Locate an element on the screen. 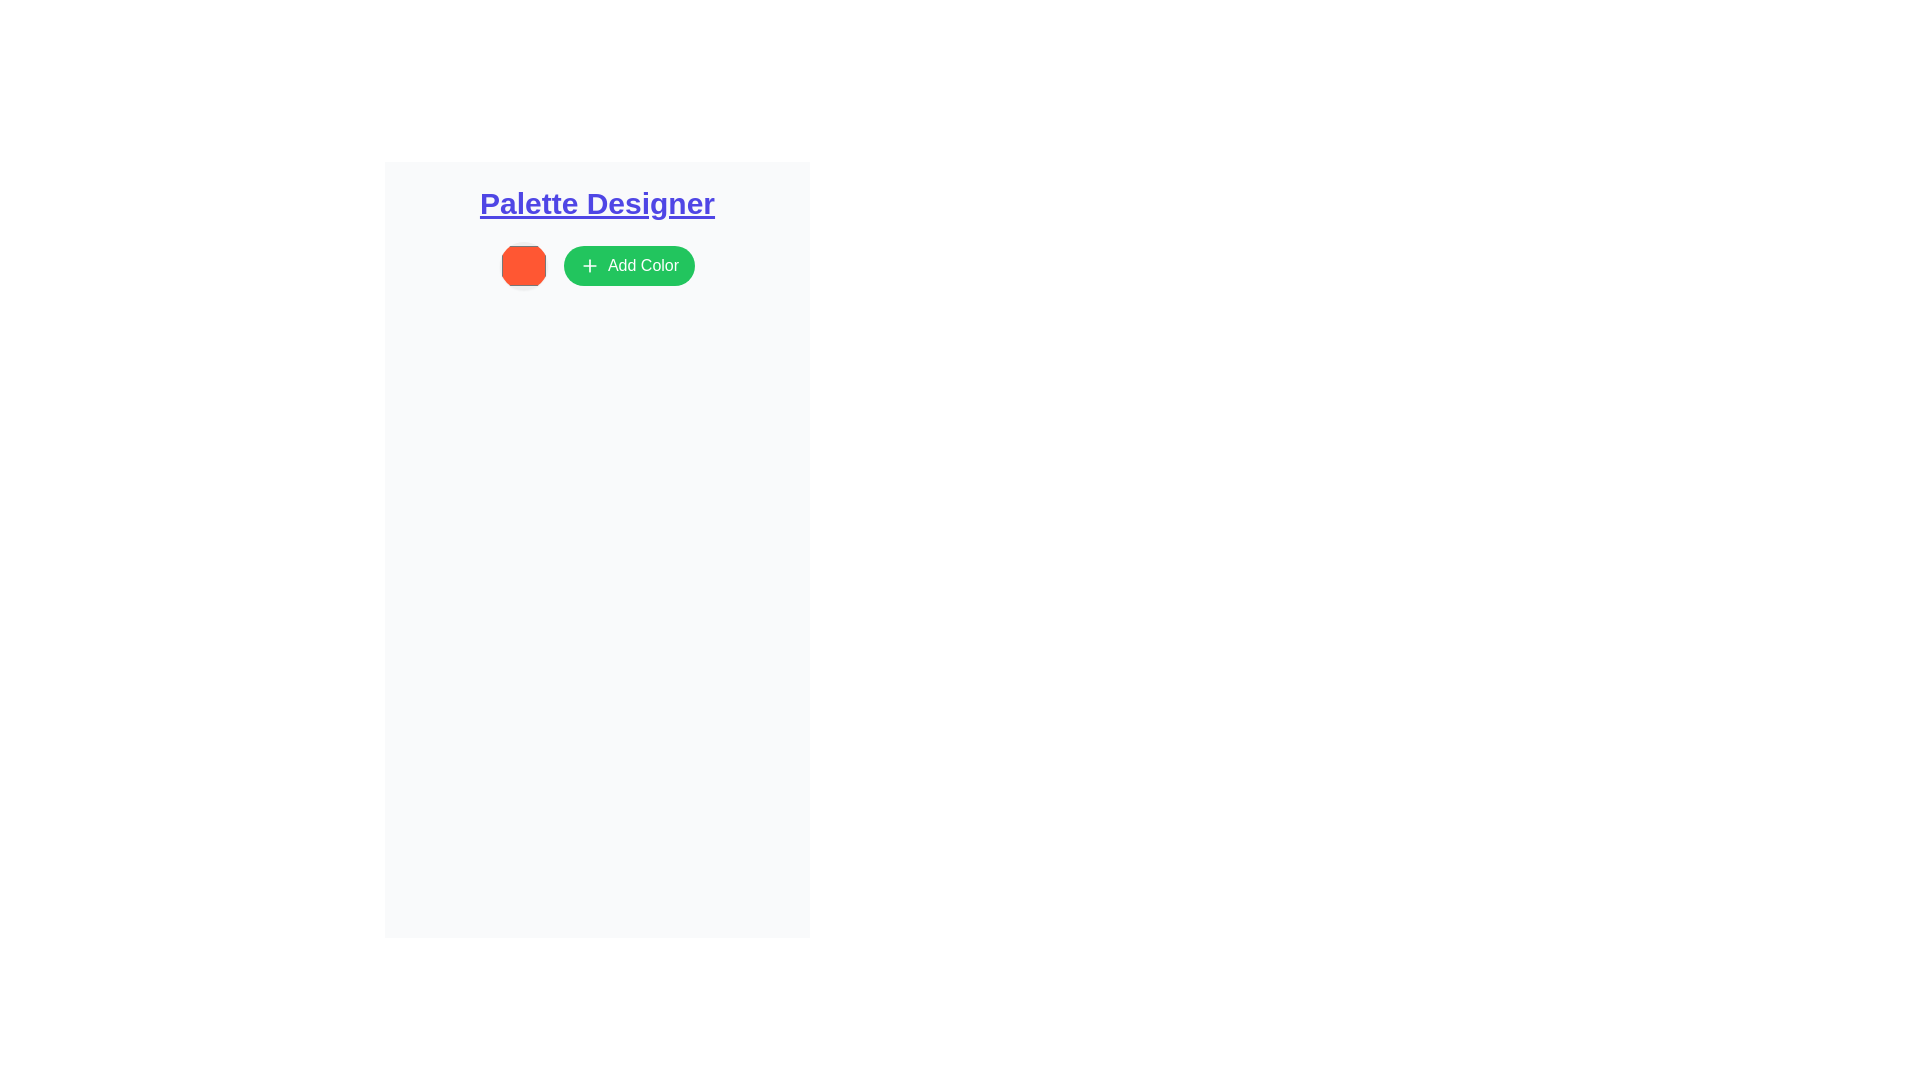 This screenshot has height=1080, width=1920. the 'Add Color' green button with rounded corners is located at coordinates (596, 265).